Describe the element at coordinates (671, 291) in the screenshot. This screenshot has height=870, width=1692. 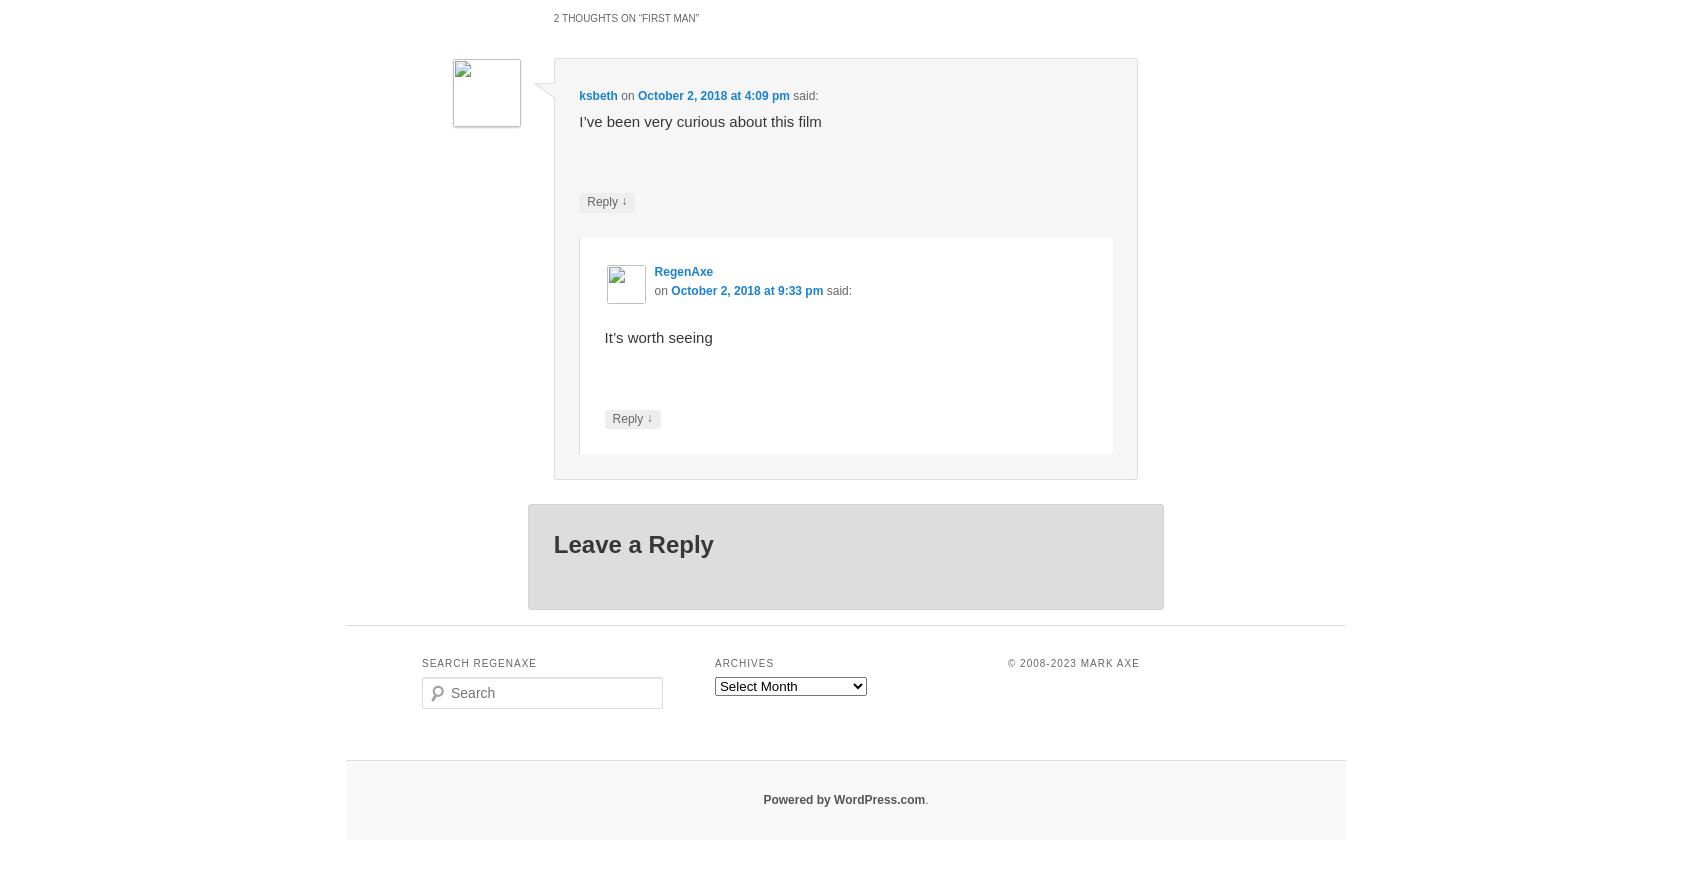
I see `'October 2, 2018 at 9:33 pm'` at that location.